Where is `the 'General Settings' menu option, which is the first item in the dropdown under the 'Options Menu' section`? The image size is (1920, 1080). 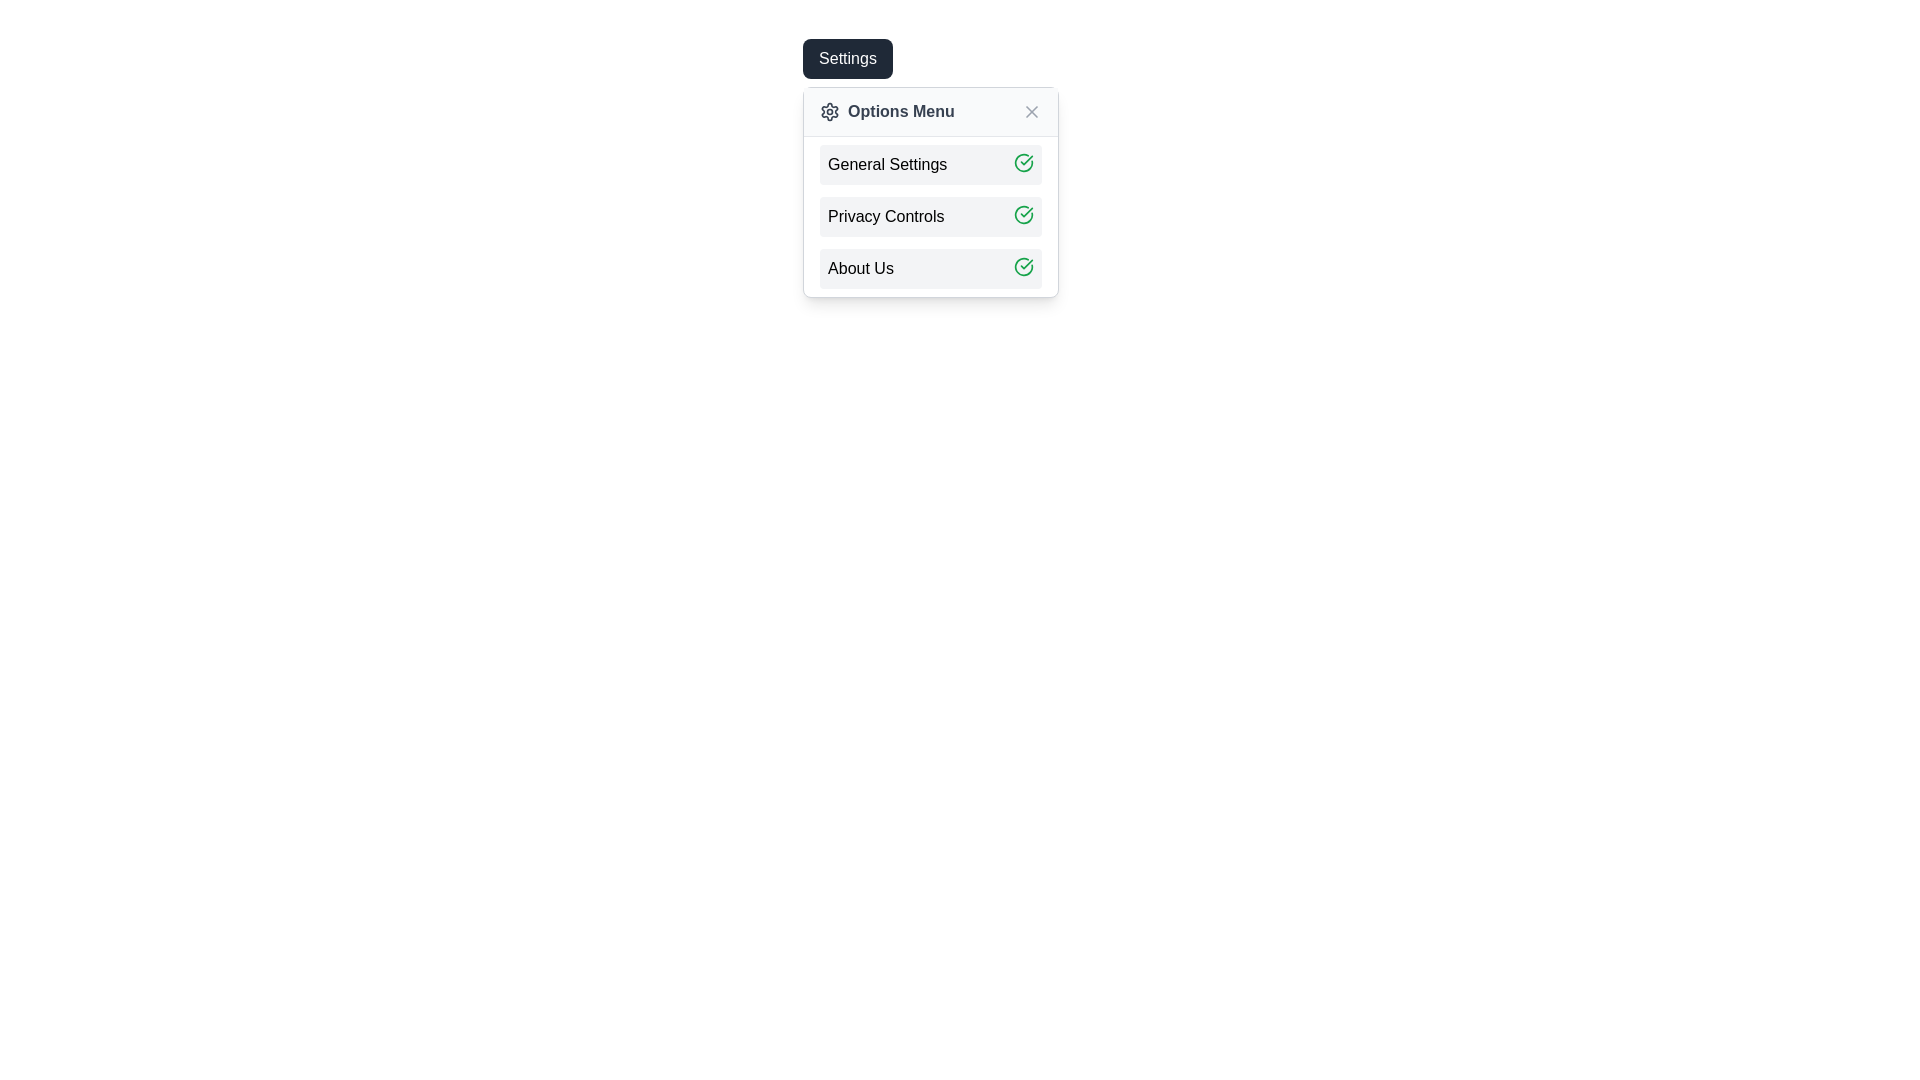
the 'General Settings' menu option, which is the first item in the dropdown under the 'Options Menu' section is located at coordinates (930, 164).